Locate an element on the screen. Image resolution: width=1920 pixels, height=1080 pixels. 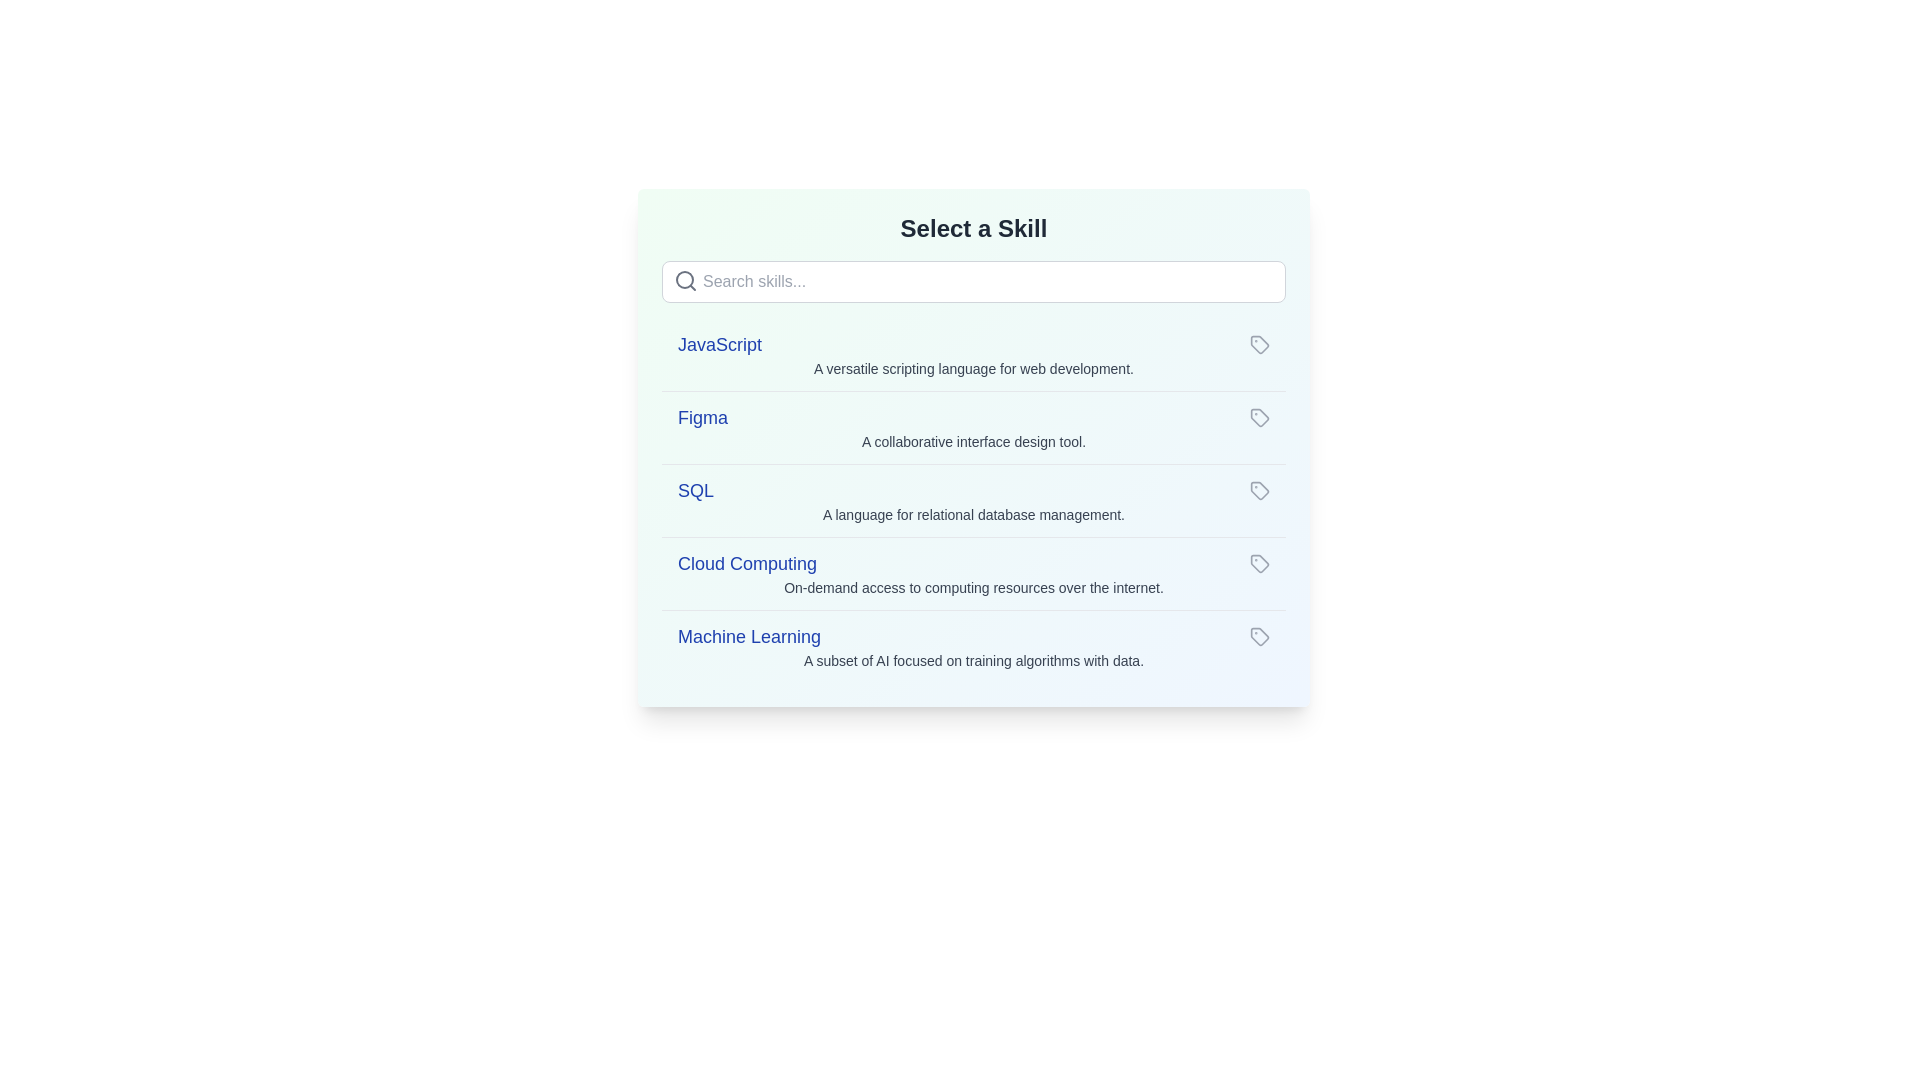
the text label providing a description of the 'SQL' skill, located directly beneath the bolded skill name 'SQL' is located at coordinates (974, 514).